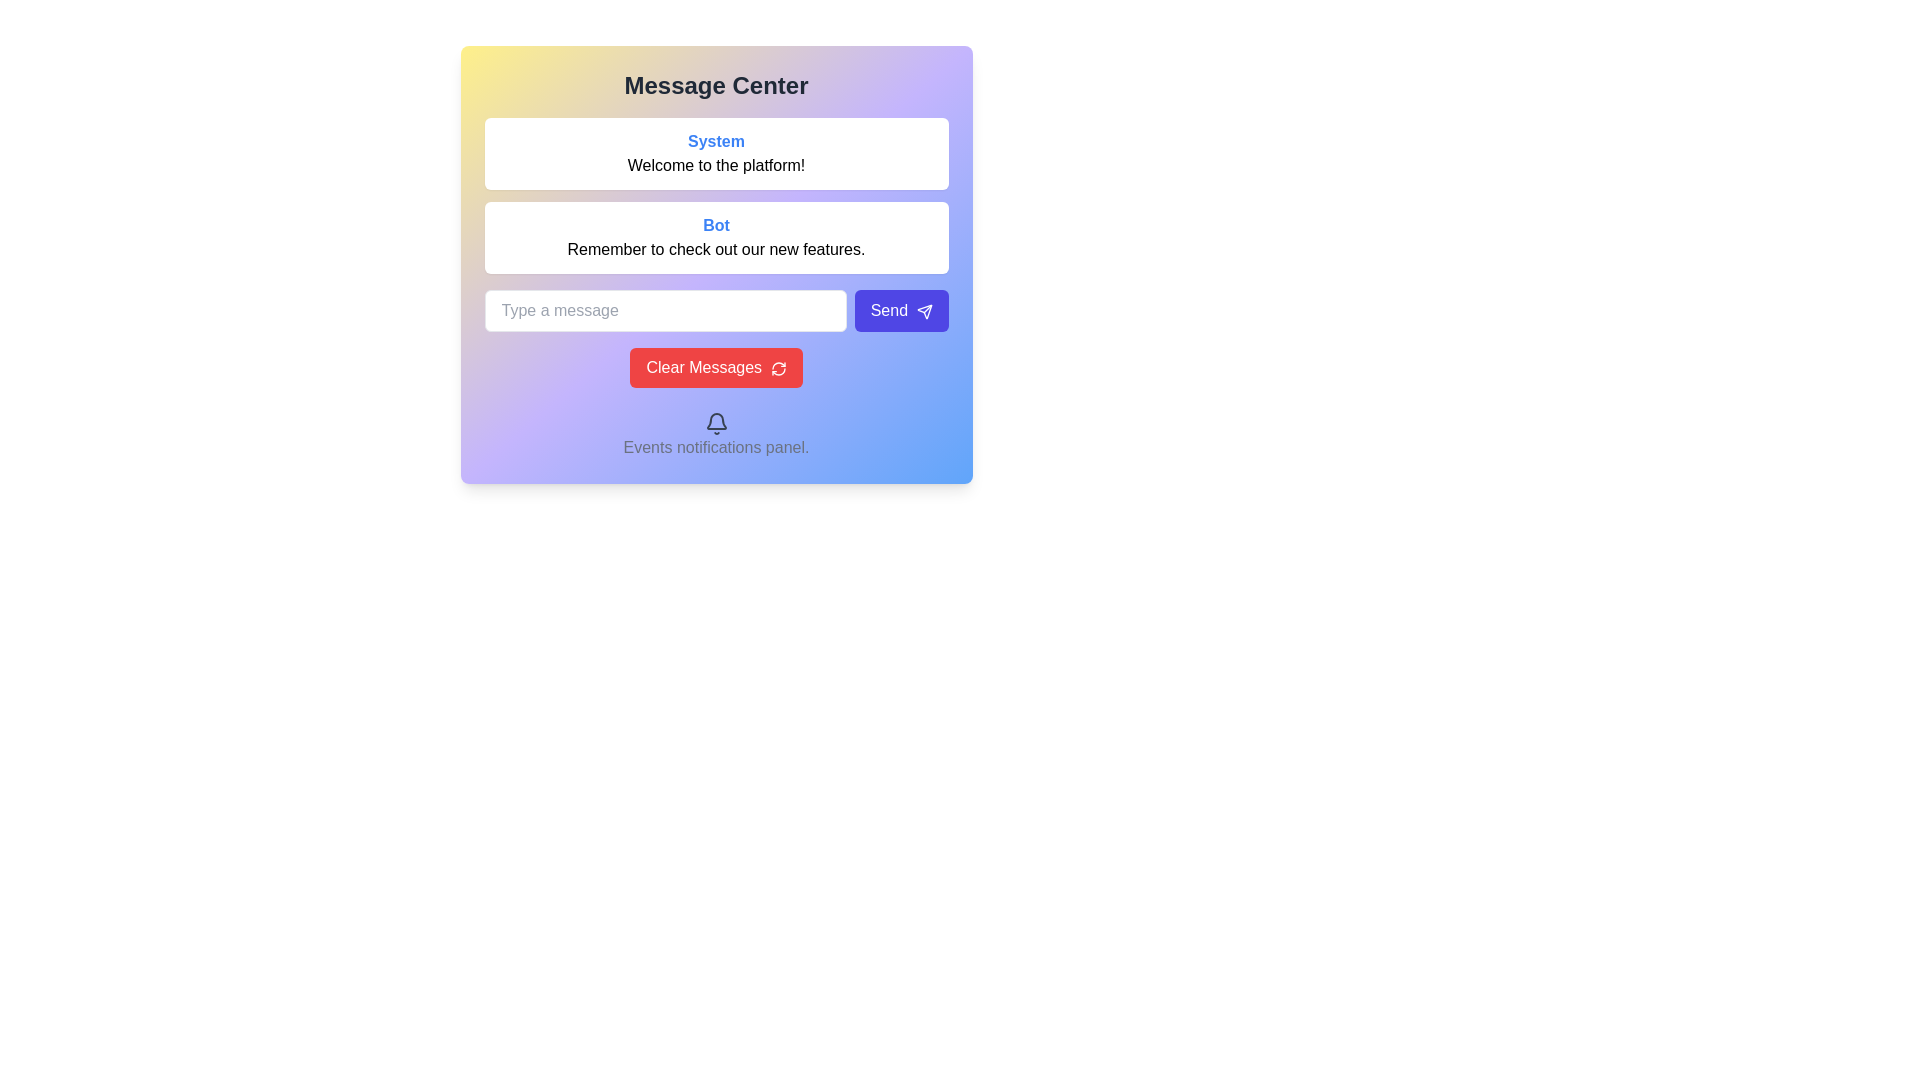 The height and width of the screenshot is (1080, 1920). What do you see at coordinates (716, 164) in the screenshot?
I see `the static text label that provides a welcome message to the user, located below the 'System' classification label` at bounding box center [716, 164].